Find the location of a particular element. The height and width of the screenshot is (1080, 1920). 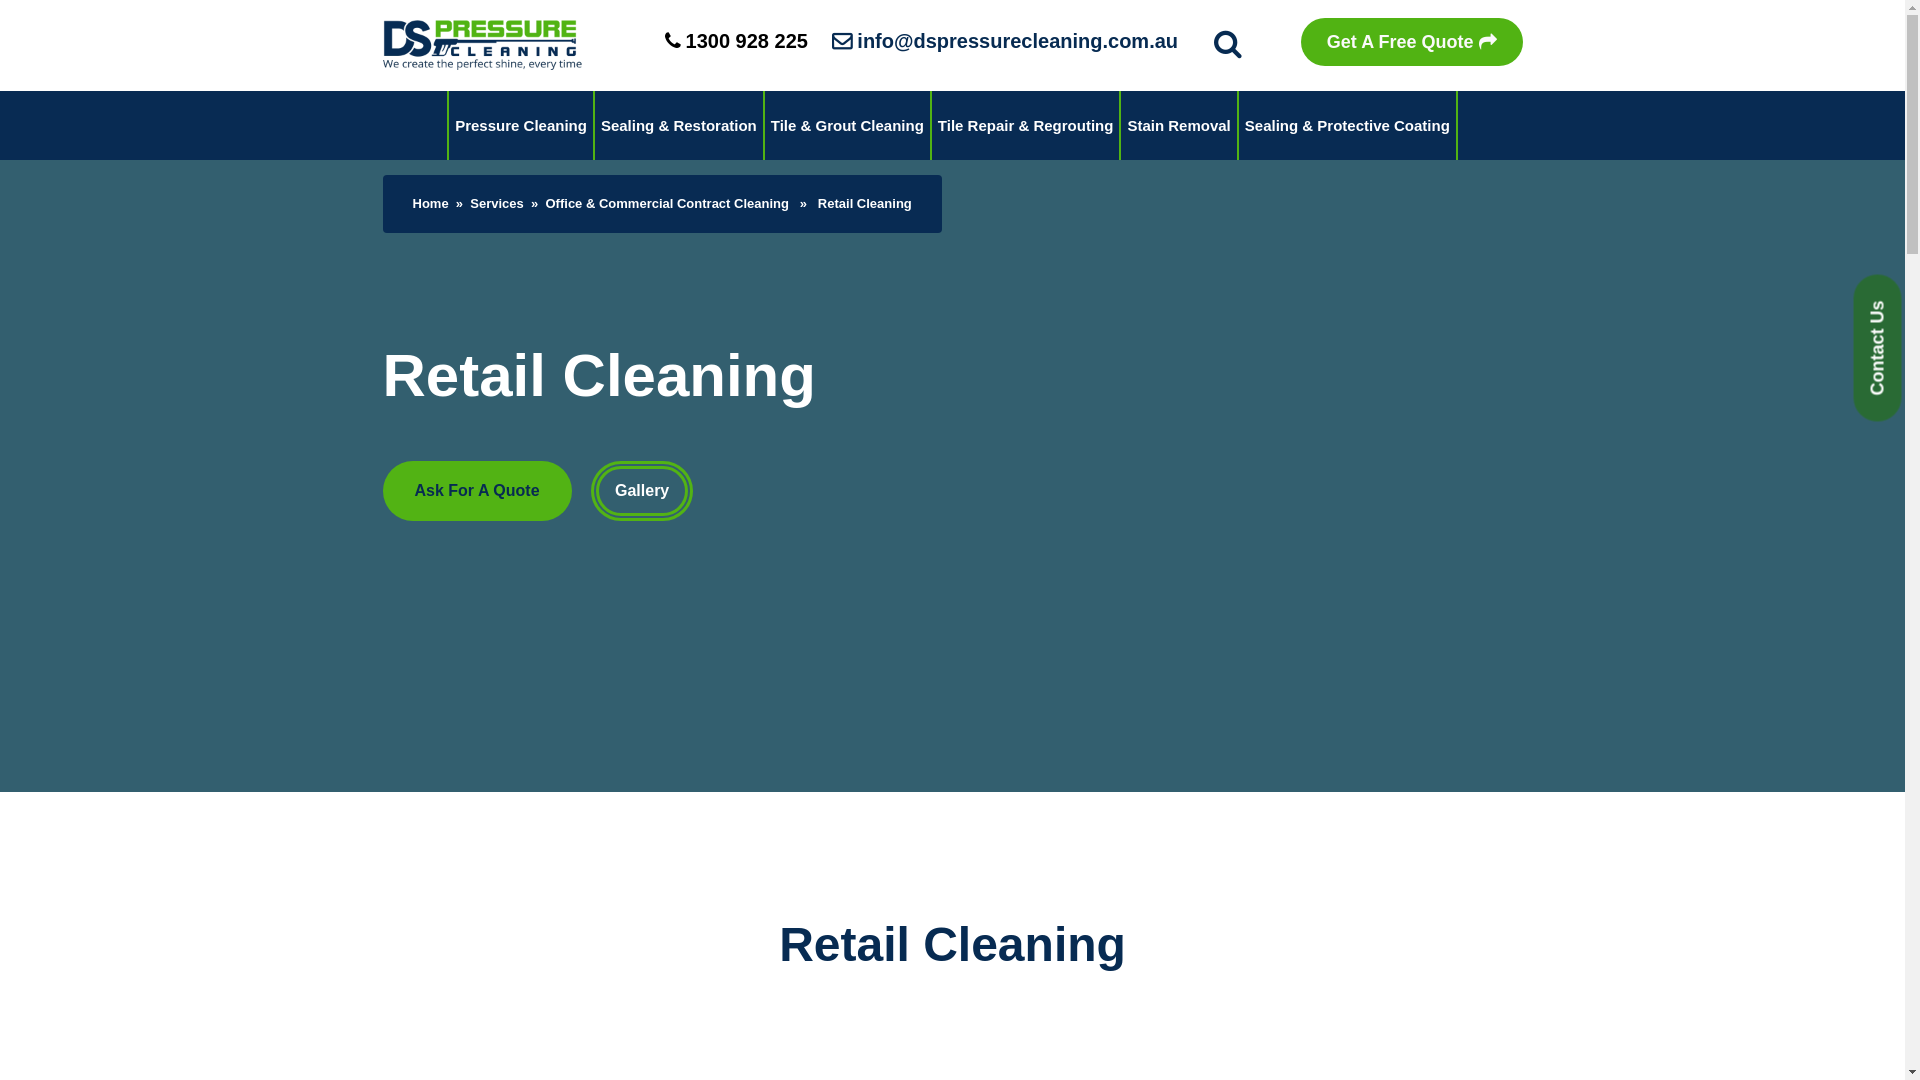

'Tile Repair & Regrouting' is located at coordinates (1026, 125).